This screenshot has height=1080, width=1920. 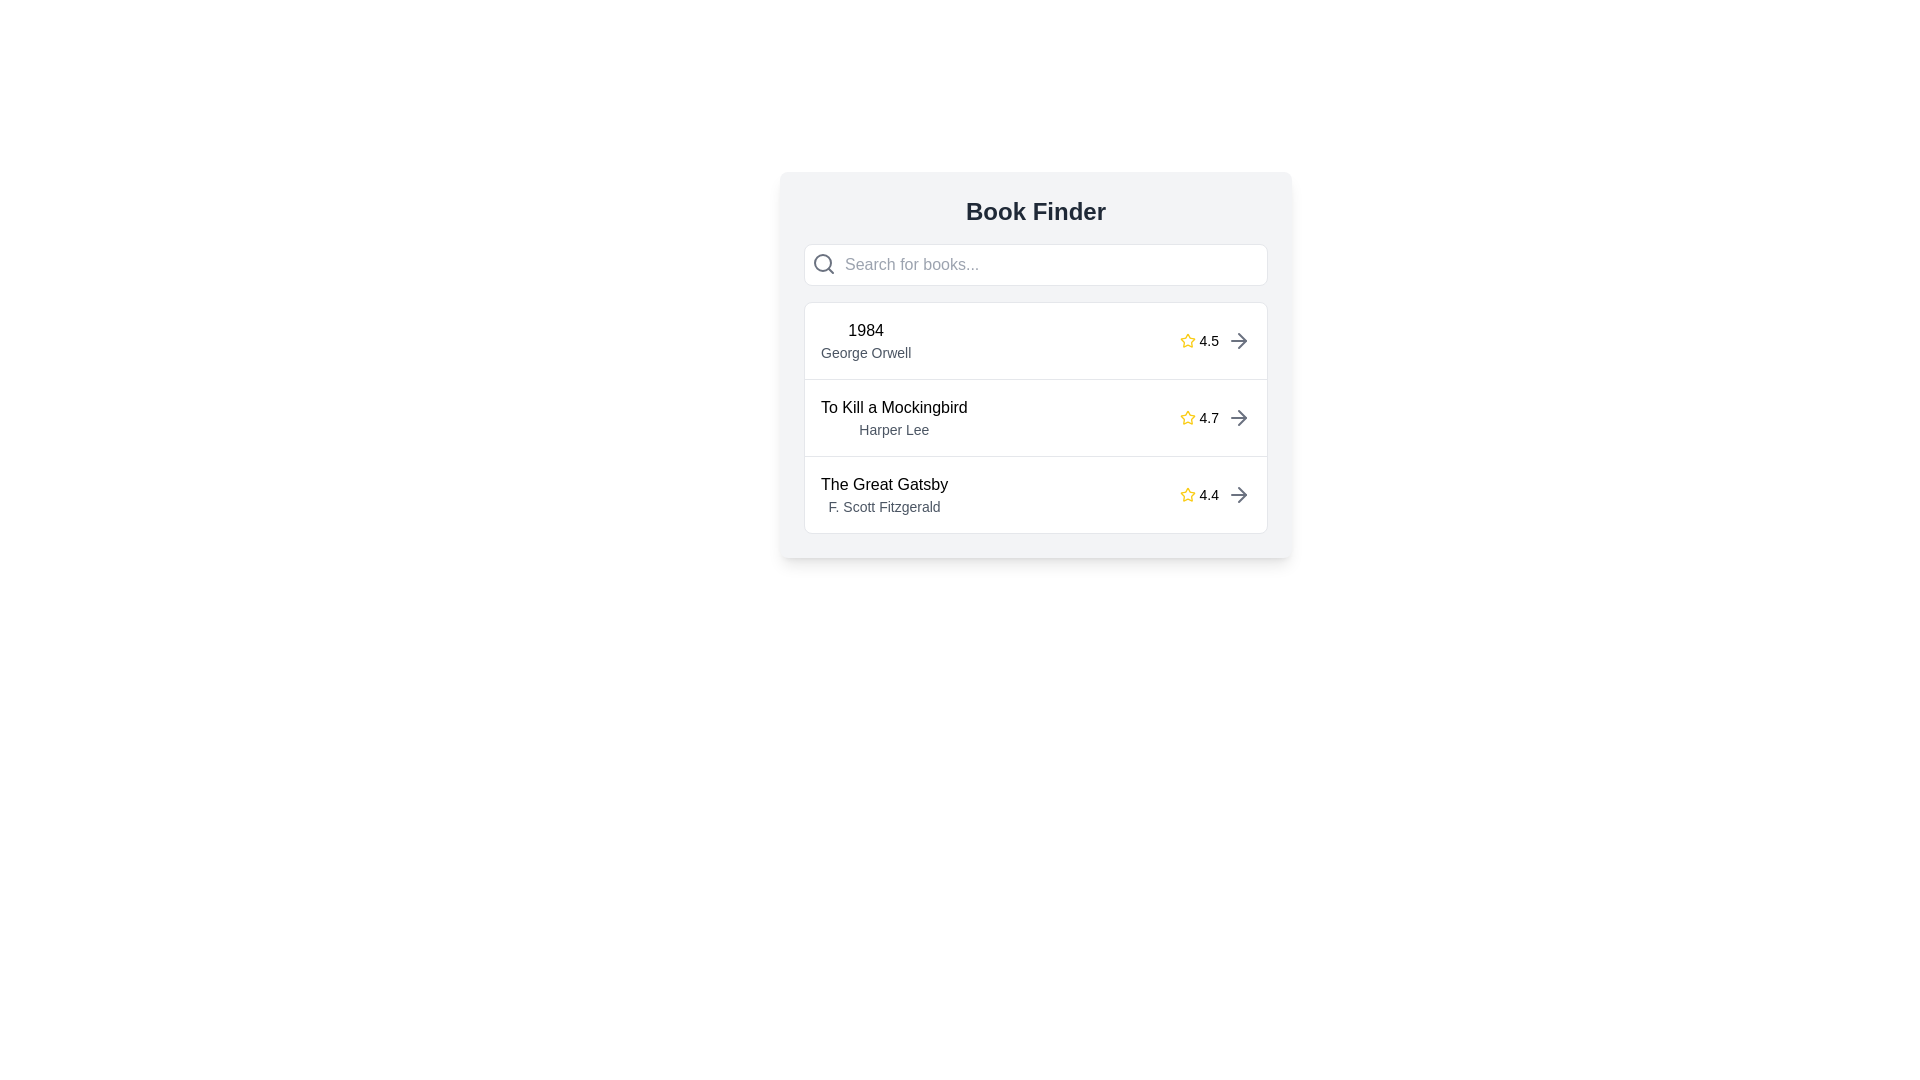 What do you see at coordinates (1036, 416) in the screenshot?
I see `to select the second list item titled 'To Kill a Mockingbird' which displays the rating '4.7' and is located between the items for '1984' and 'The Great Gatsby'` at bounding box center [1036, 416].